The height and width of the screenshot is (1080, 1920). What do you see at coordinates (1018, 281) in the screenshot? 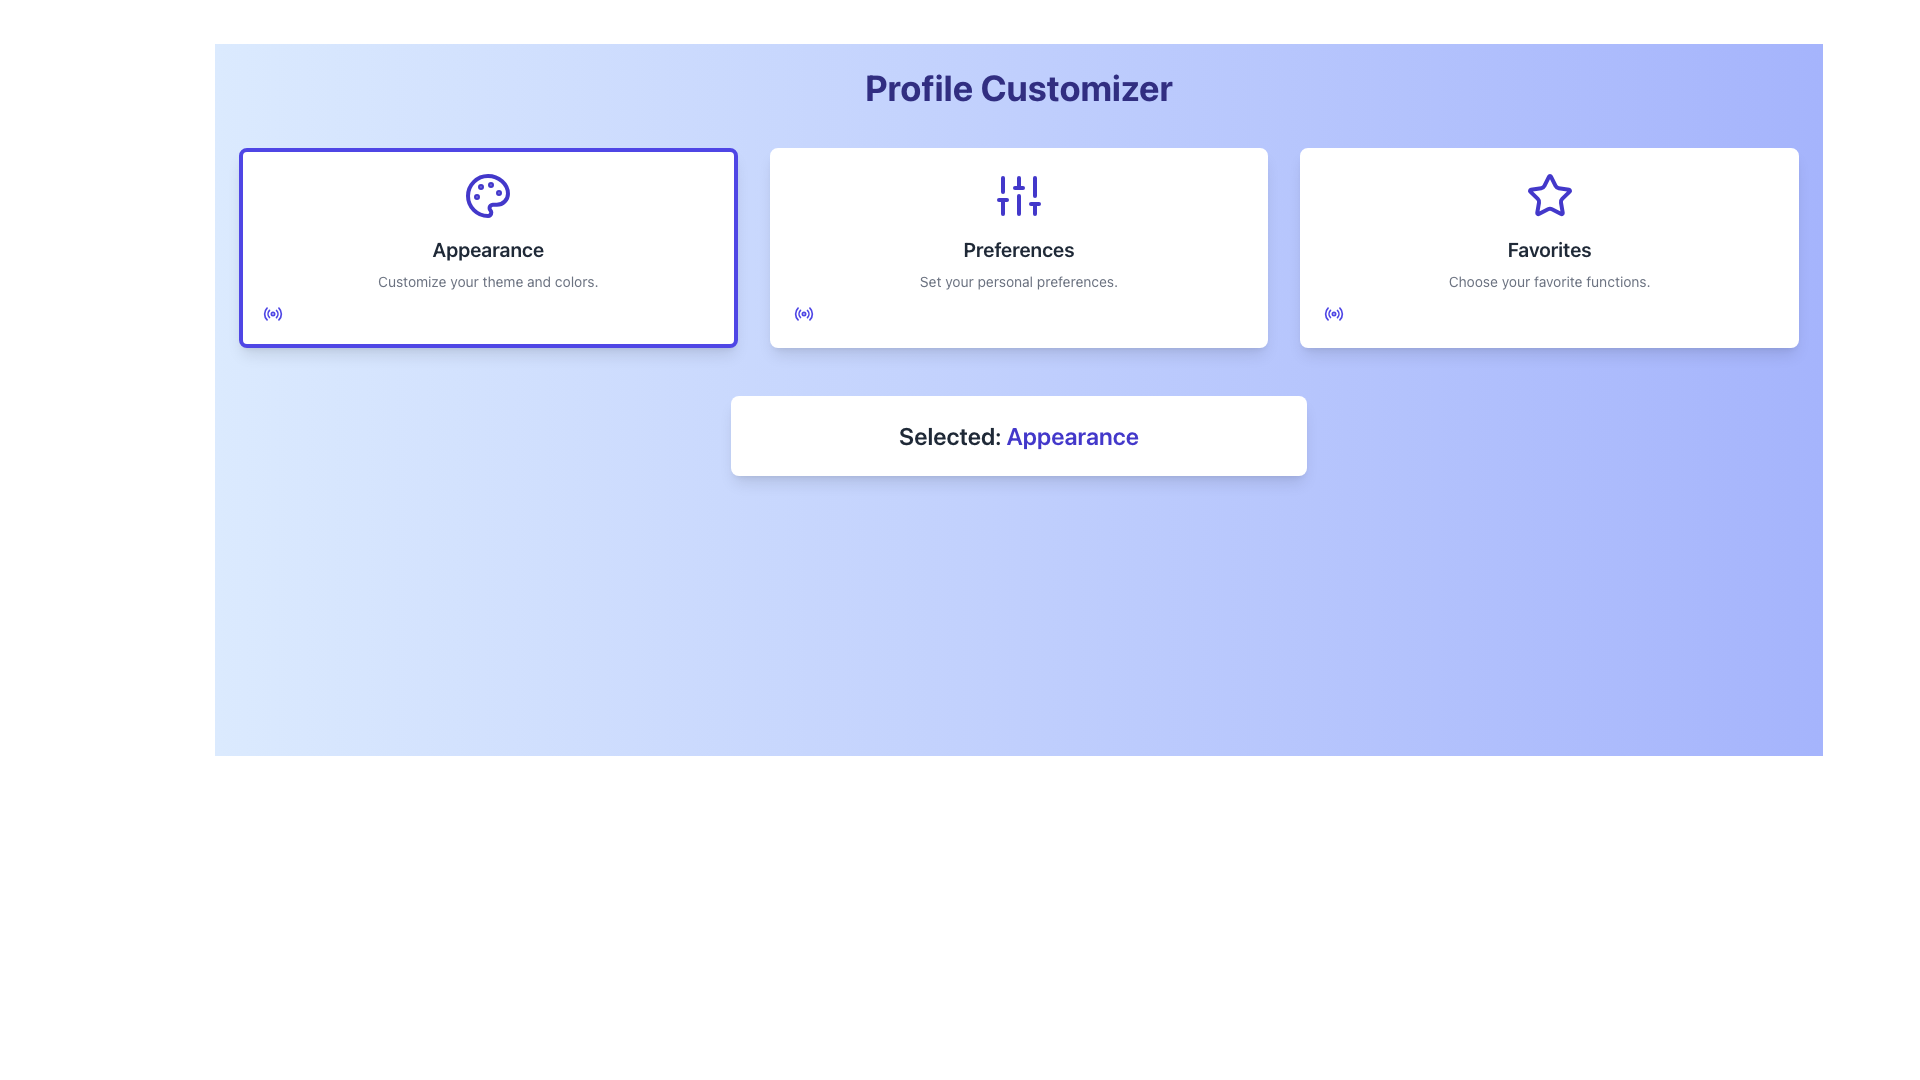
I see `the descriptive text element located directly beneath the title 'Preferences' within the 'Preferences' card` at bounding box center [1018, 281].